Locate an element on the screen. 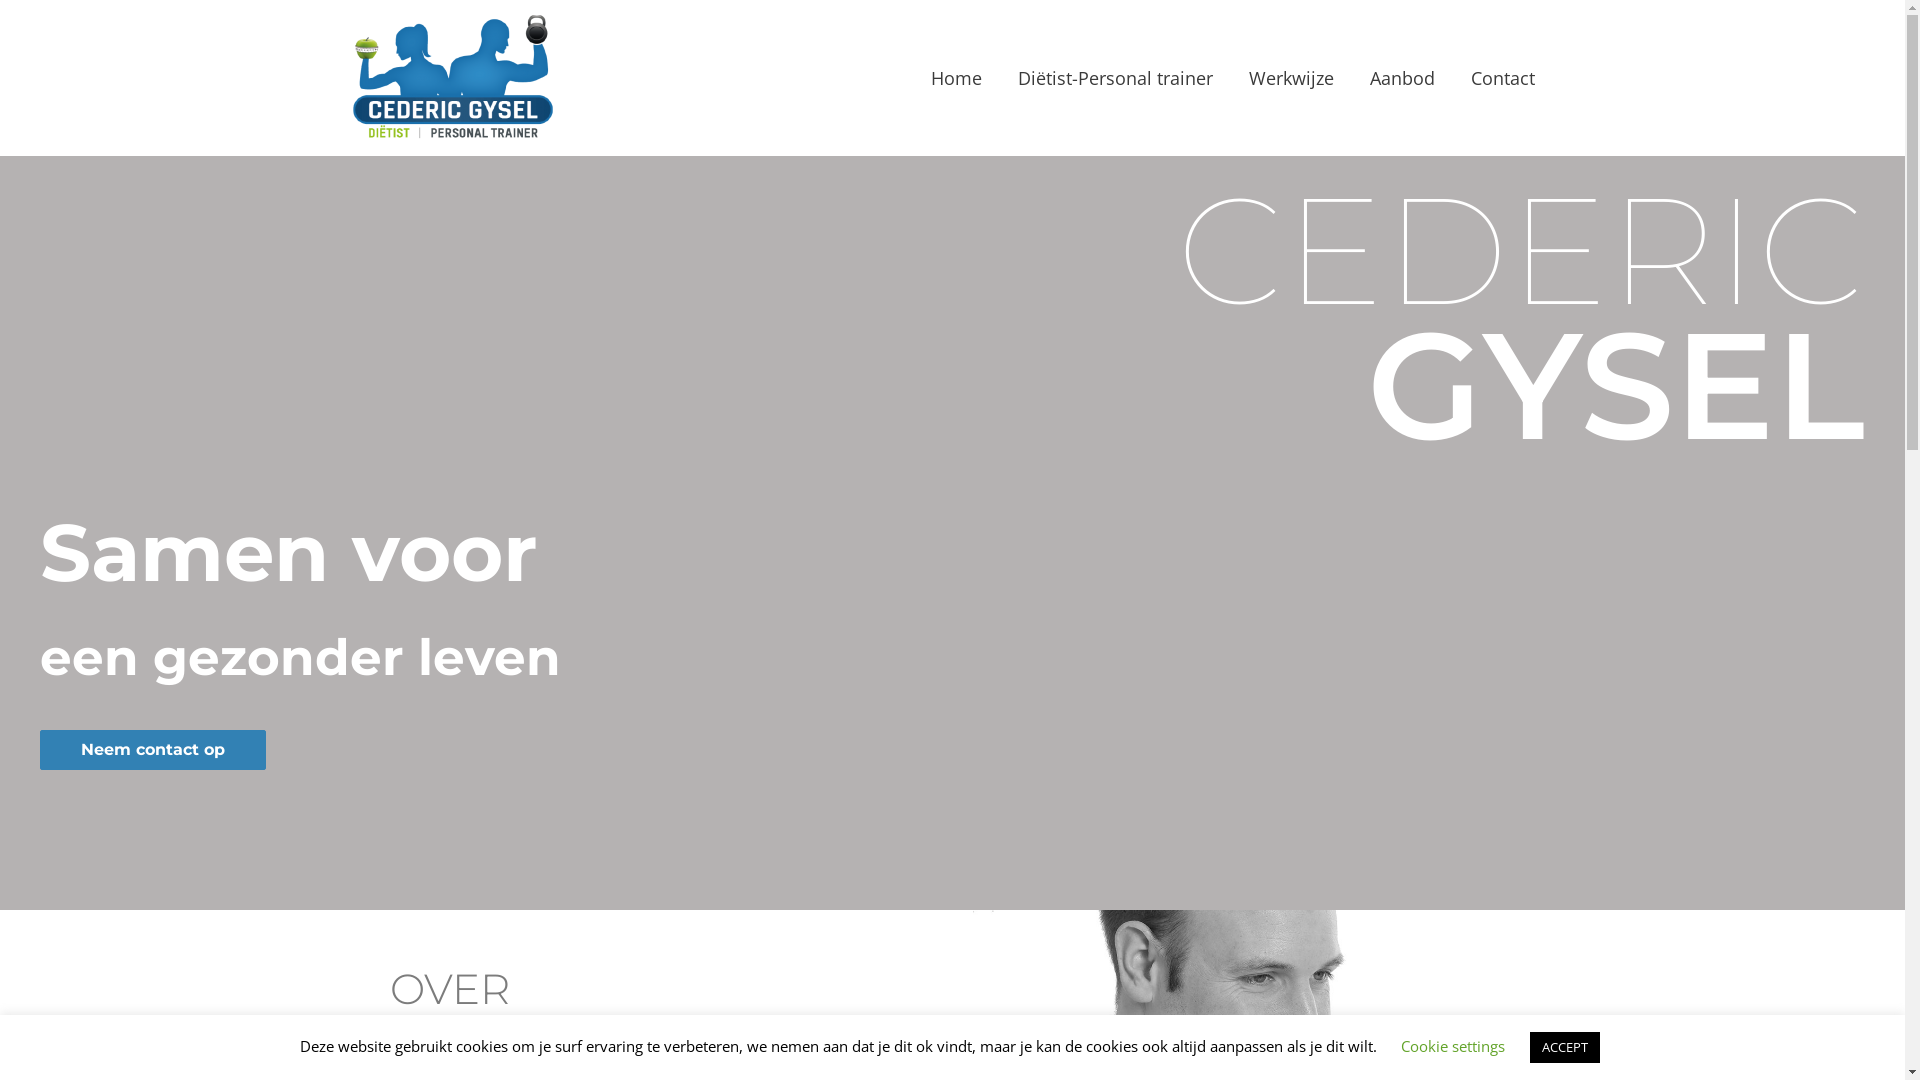  'Home' is located at coordinates (911, 76).